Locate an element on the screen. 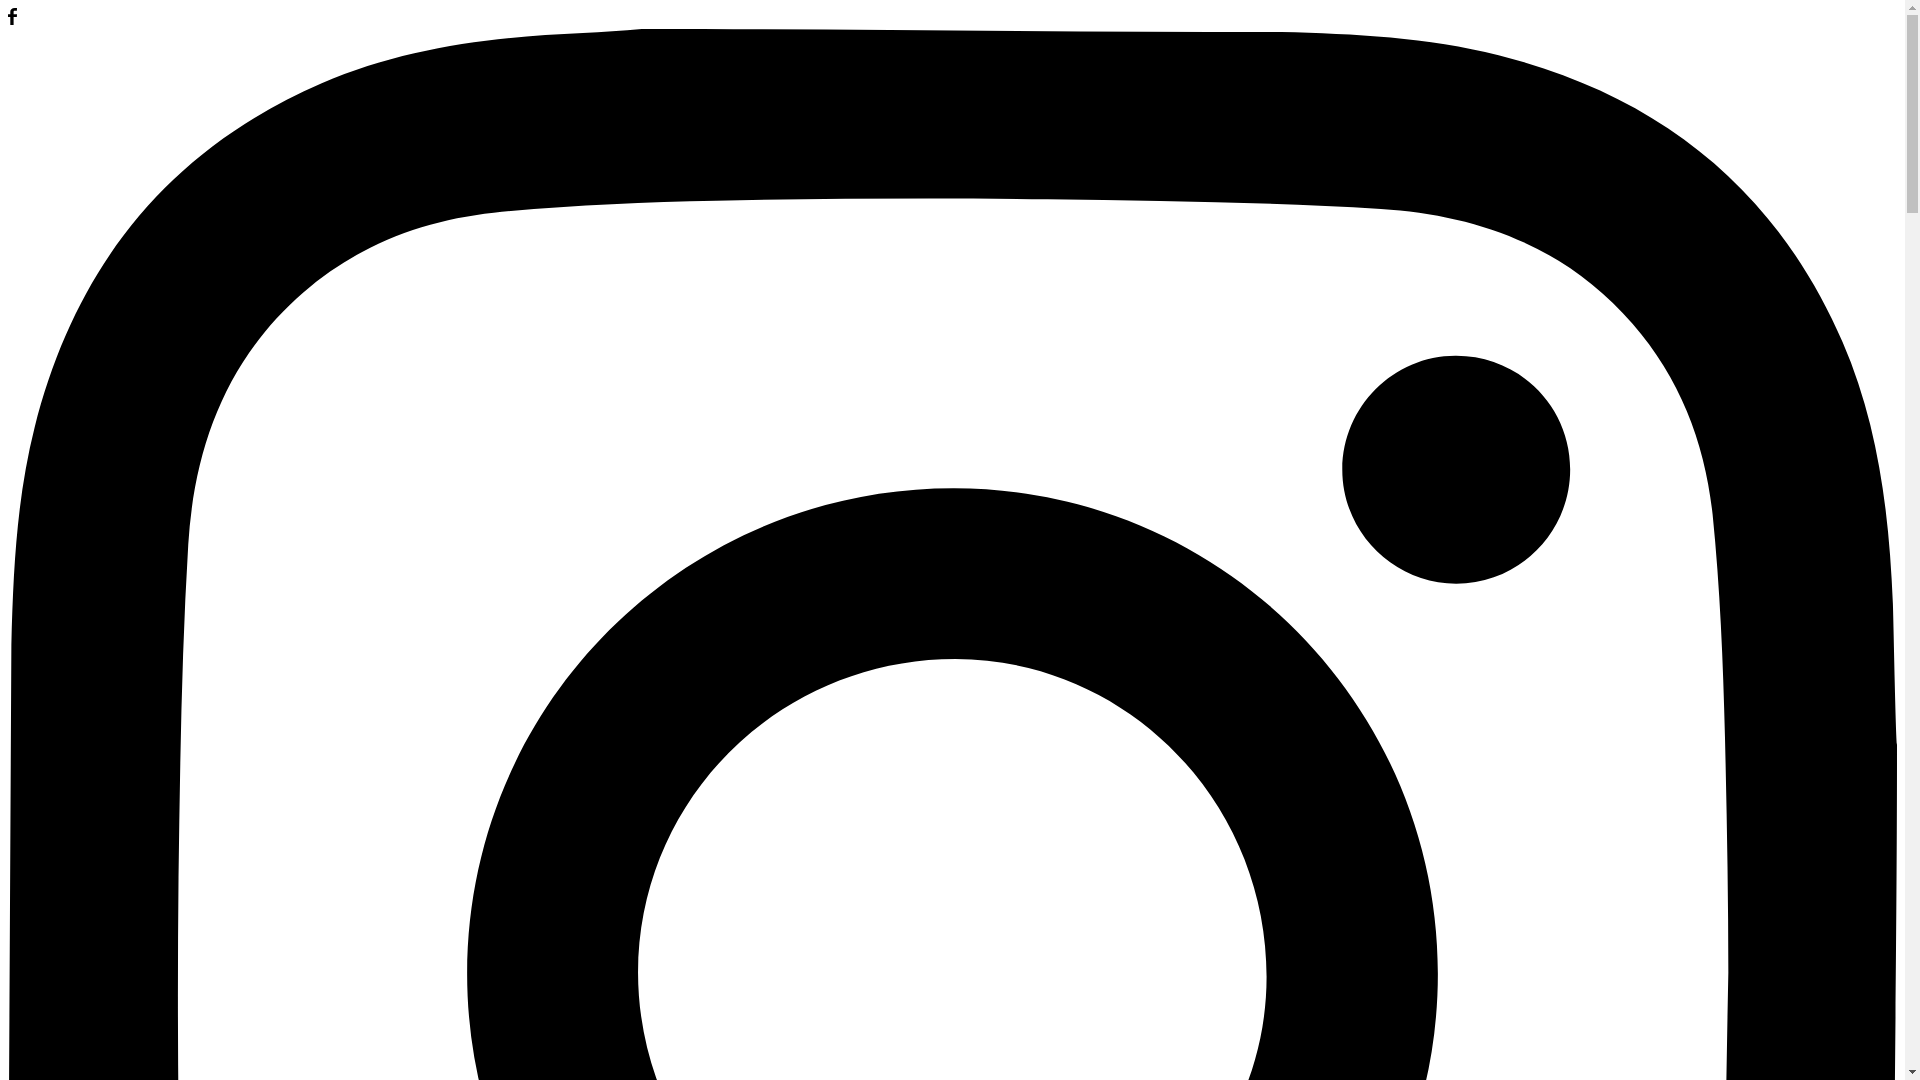  'A link to this website's Facebook.' is located at coordinates (8, 19).